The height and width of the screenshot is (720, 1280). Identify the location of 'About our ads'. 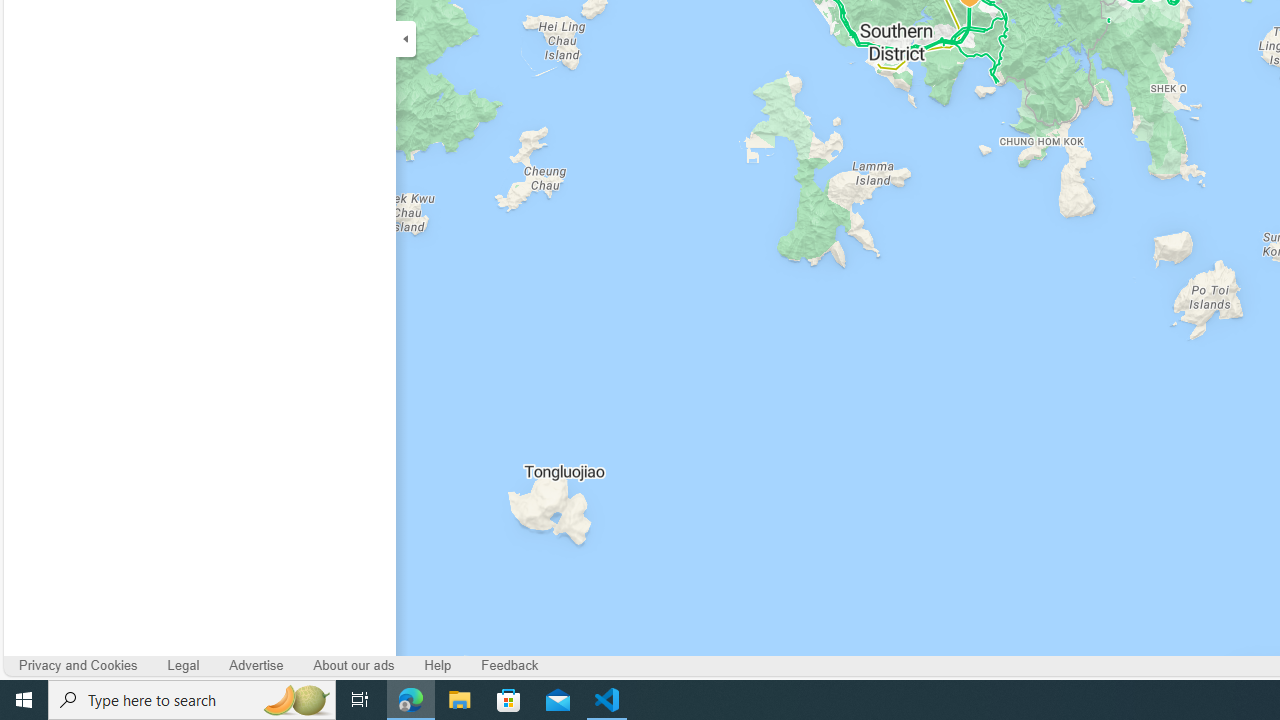
(353, 666).